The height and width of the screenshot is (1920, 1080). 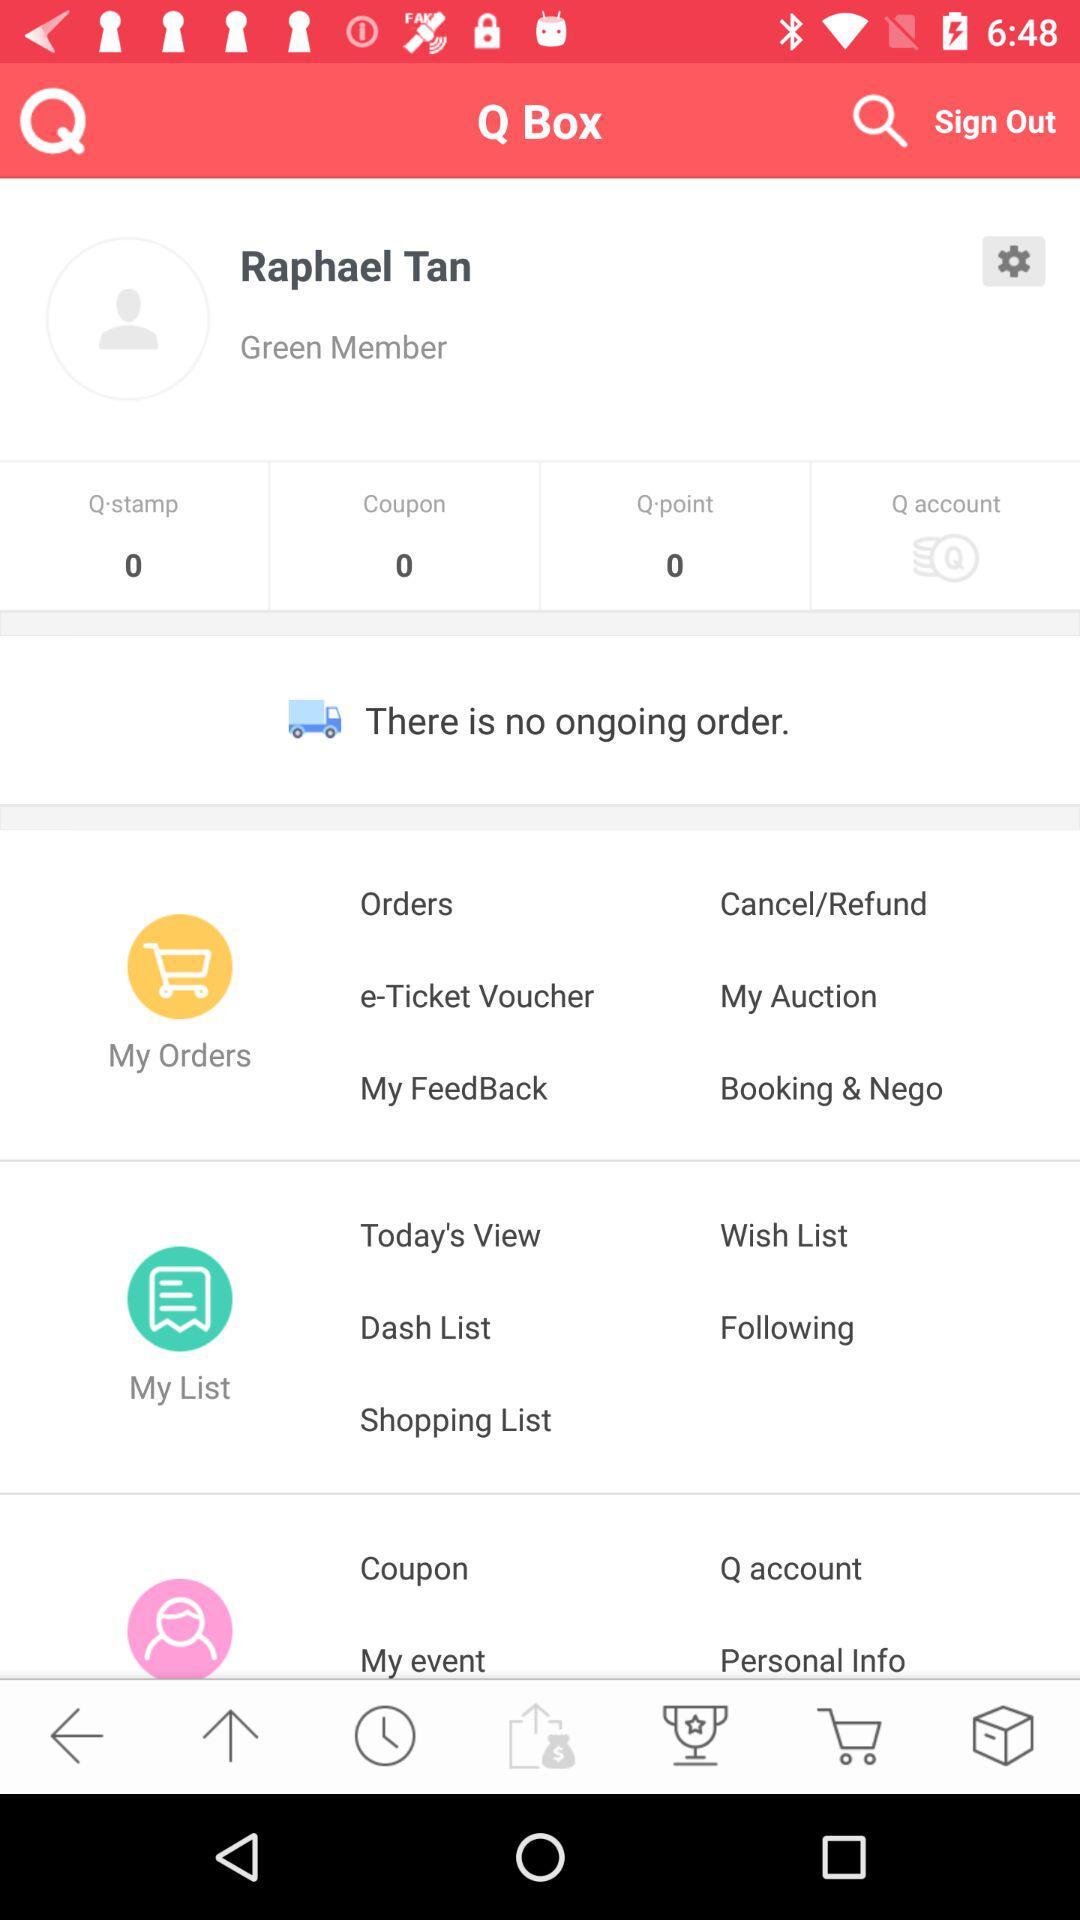 I want to click on upload the article, so click(x=538, y=1734).